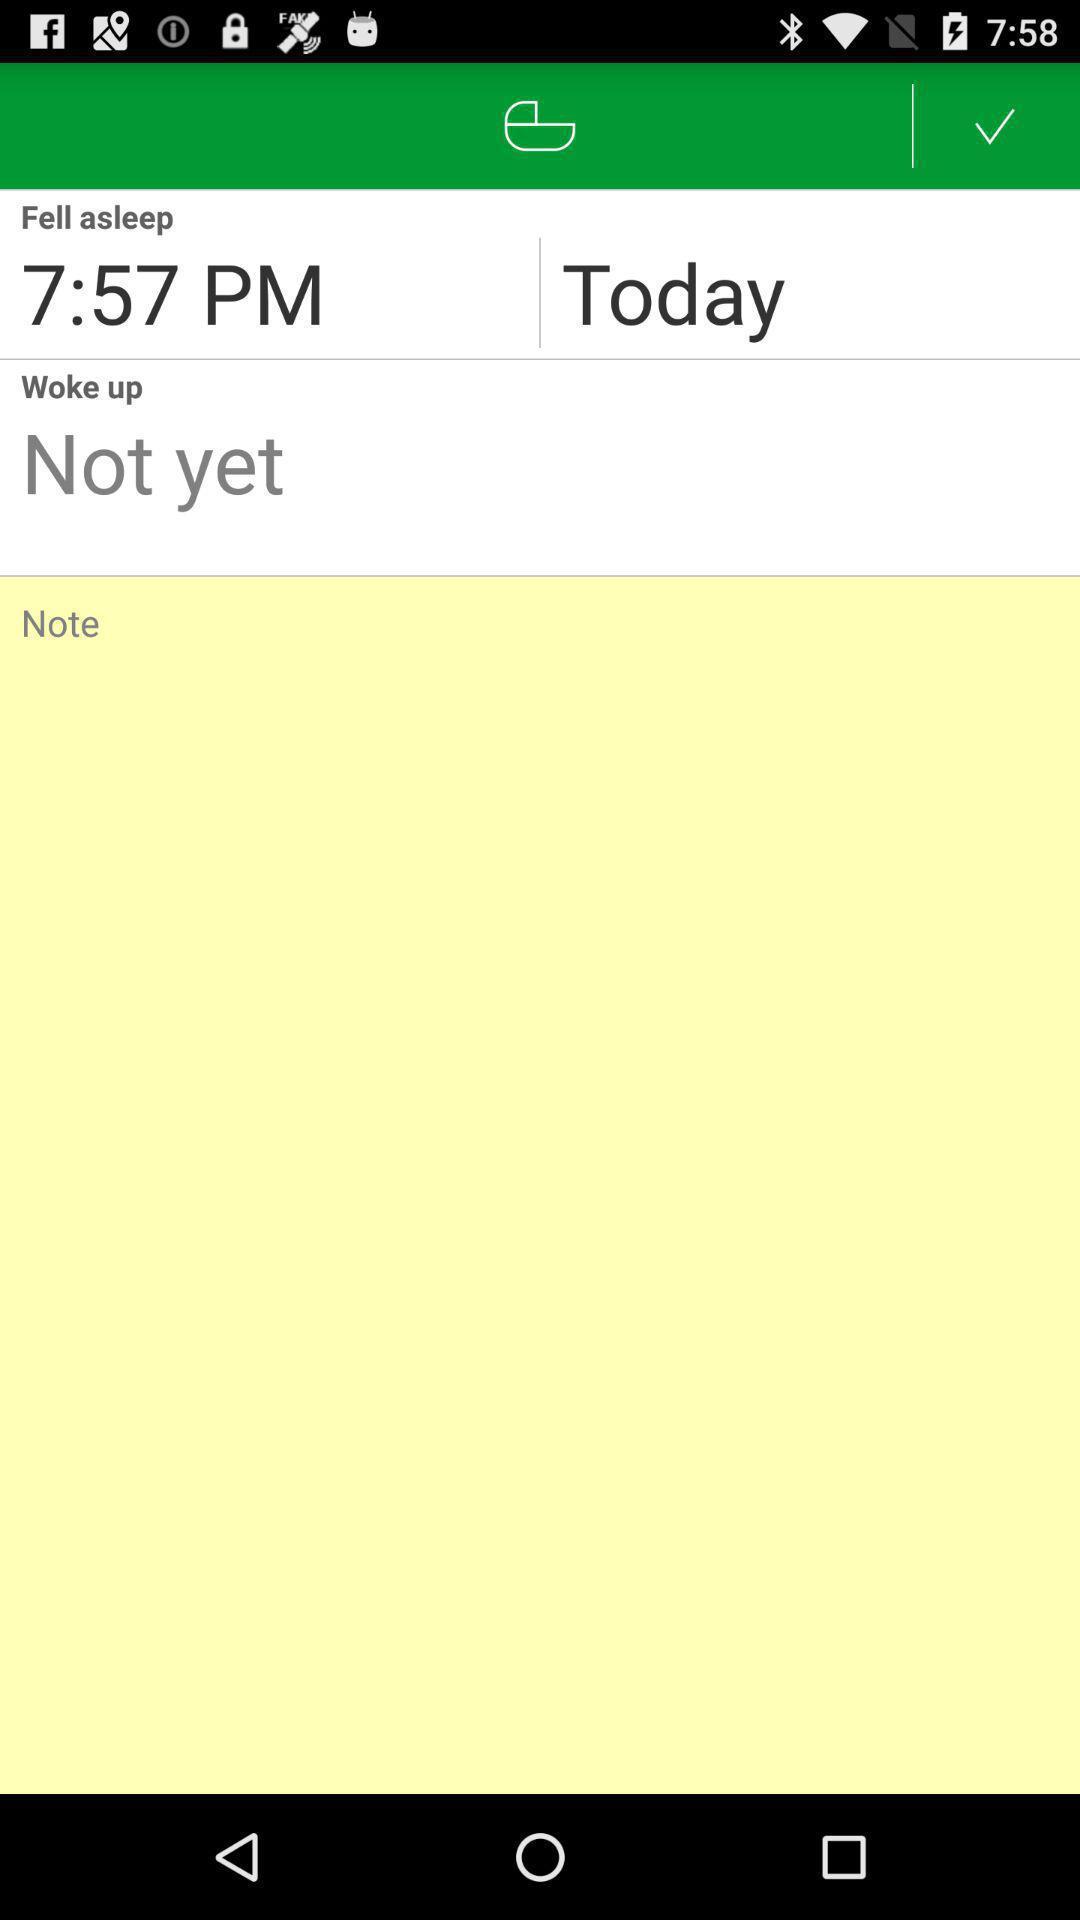  I want to click on the check icon, so click(995, 133).